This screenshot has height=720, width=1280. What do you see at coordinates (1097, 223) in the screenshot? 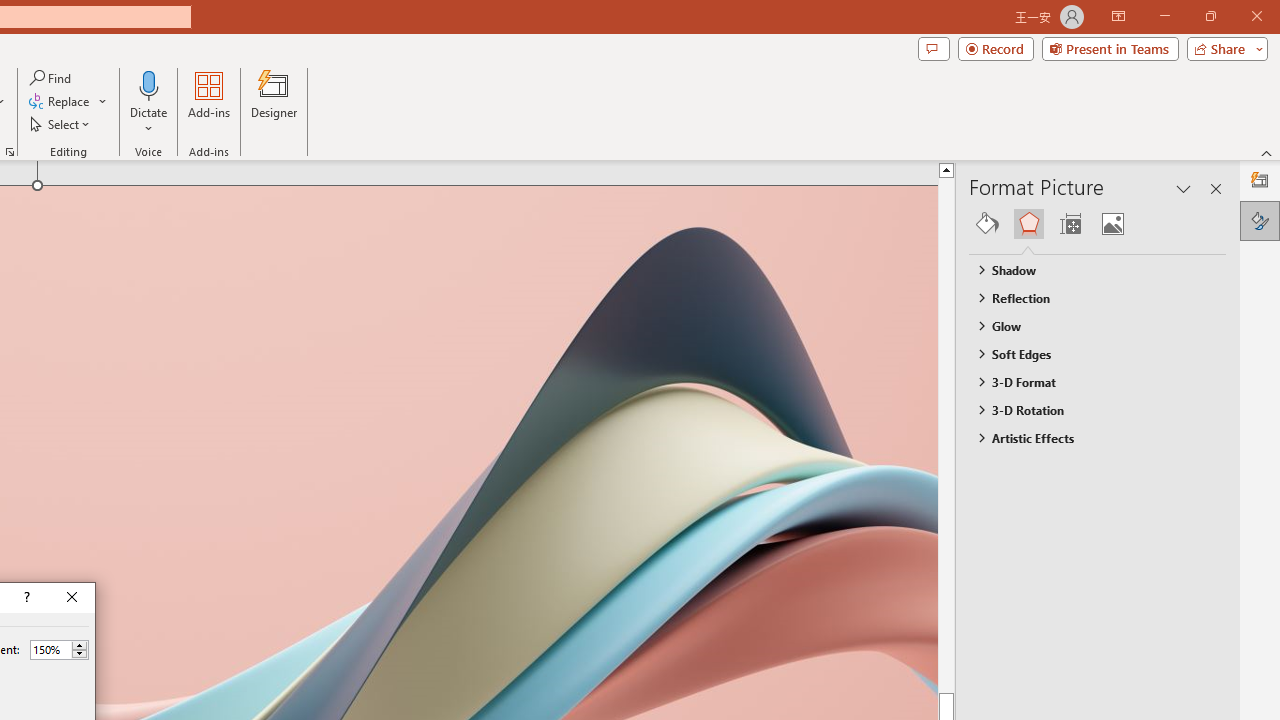
I see `'Class: NetUIGalleryContainer'` at bounding box center [1097, 223].